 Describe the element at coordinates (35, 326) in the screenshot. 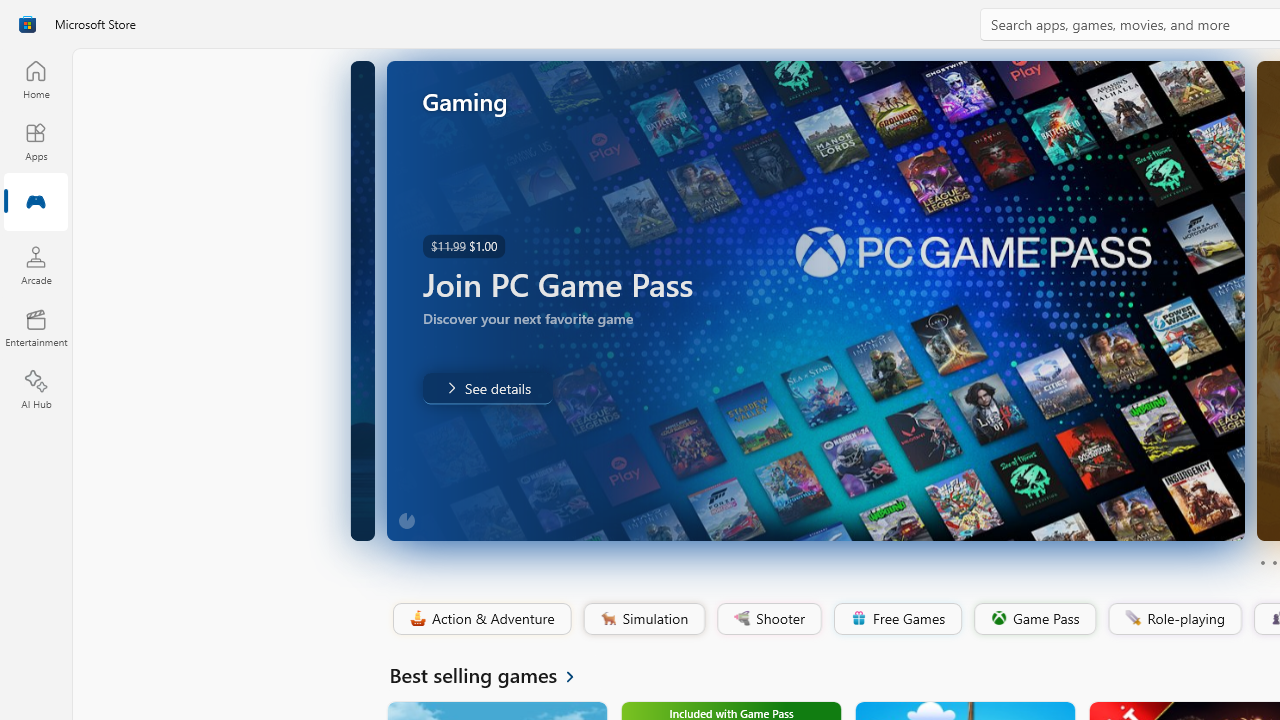

I see `'Entertainment'` at that location.